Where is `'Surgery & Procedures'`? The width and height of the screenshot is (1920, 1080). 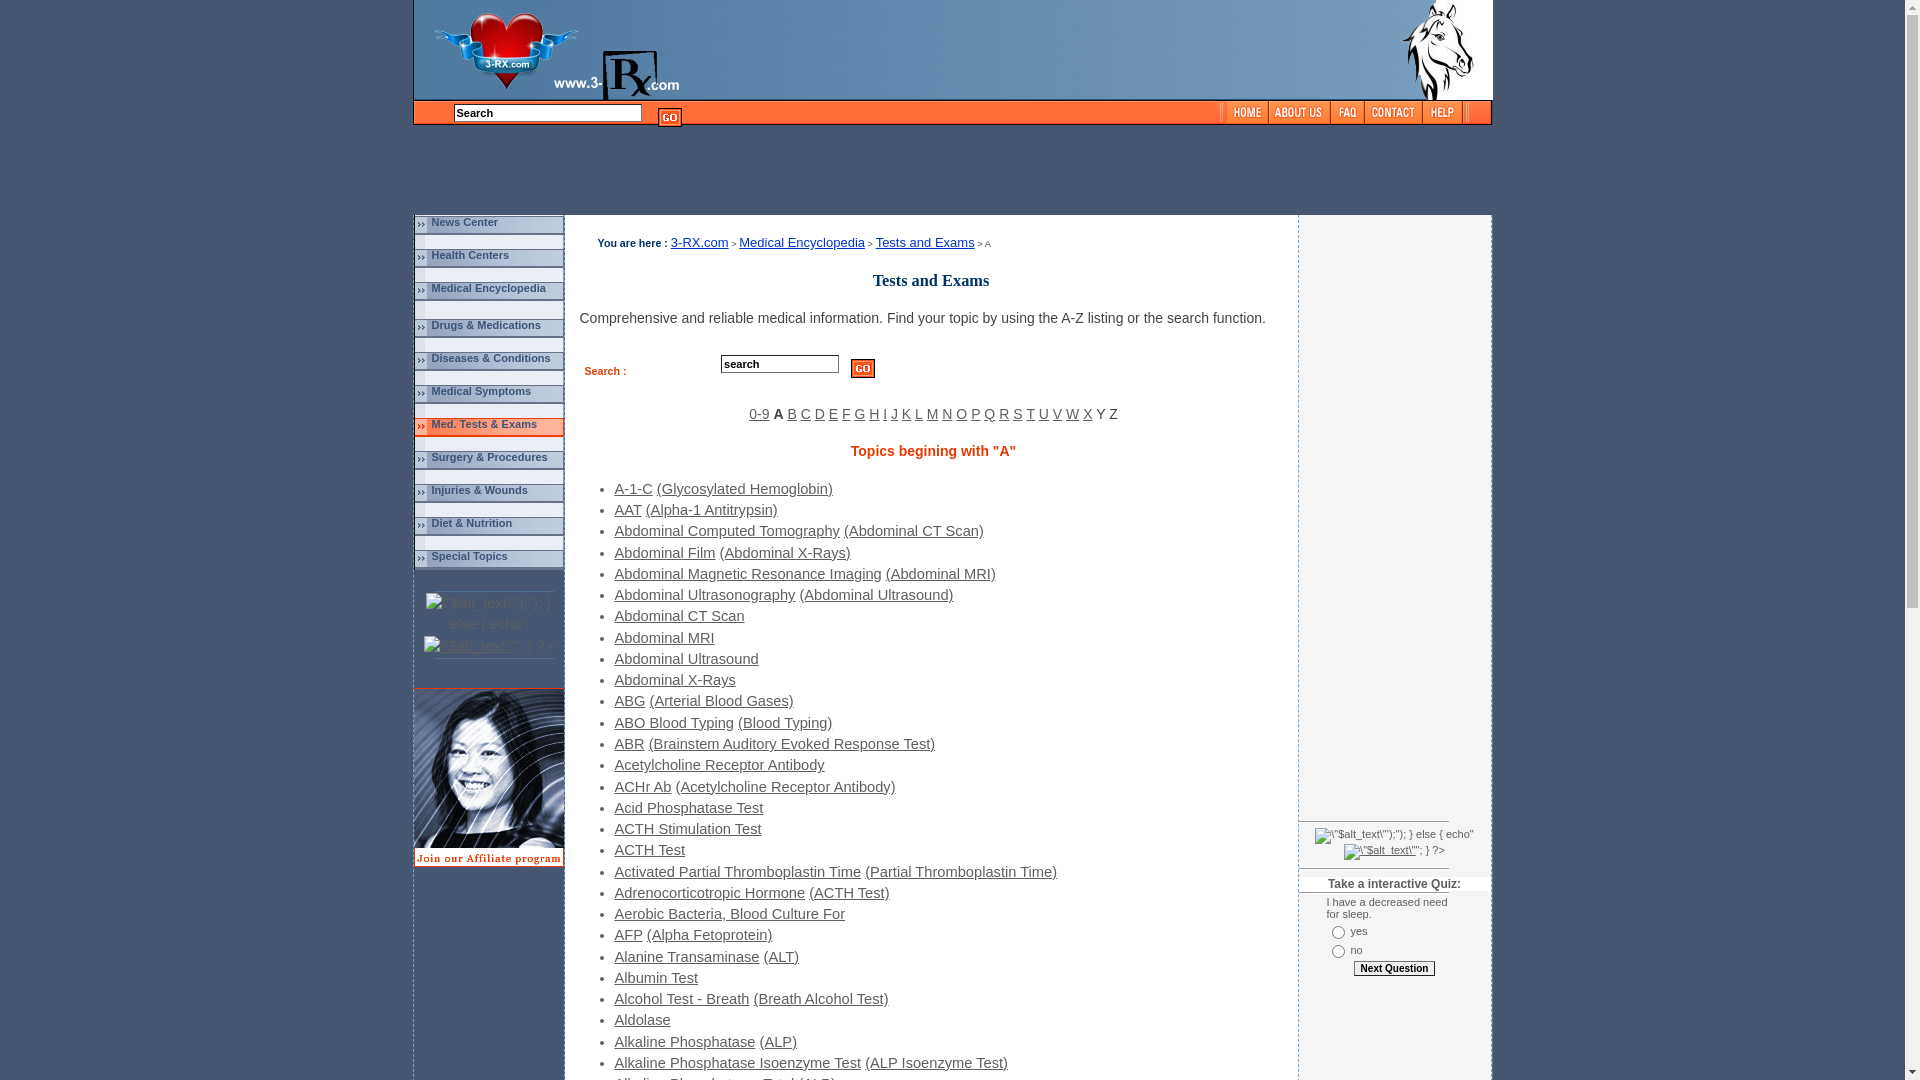
'Surgery & Procedures' is located at coordinates (431, 456).